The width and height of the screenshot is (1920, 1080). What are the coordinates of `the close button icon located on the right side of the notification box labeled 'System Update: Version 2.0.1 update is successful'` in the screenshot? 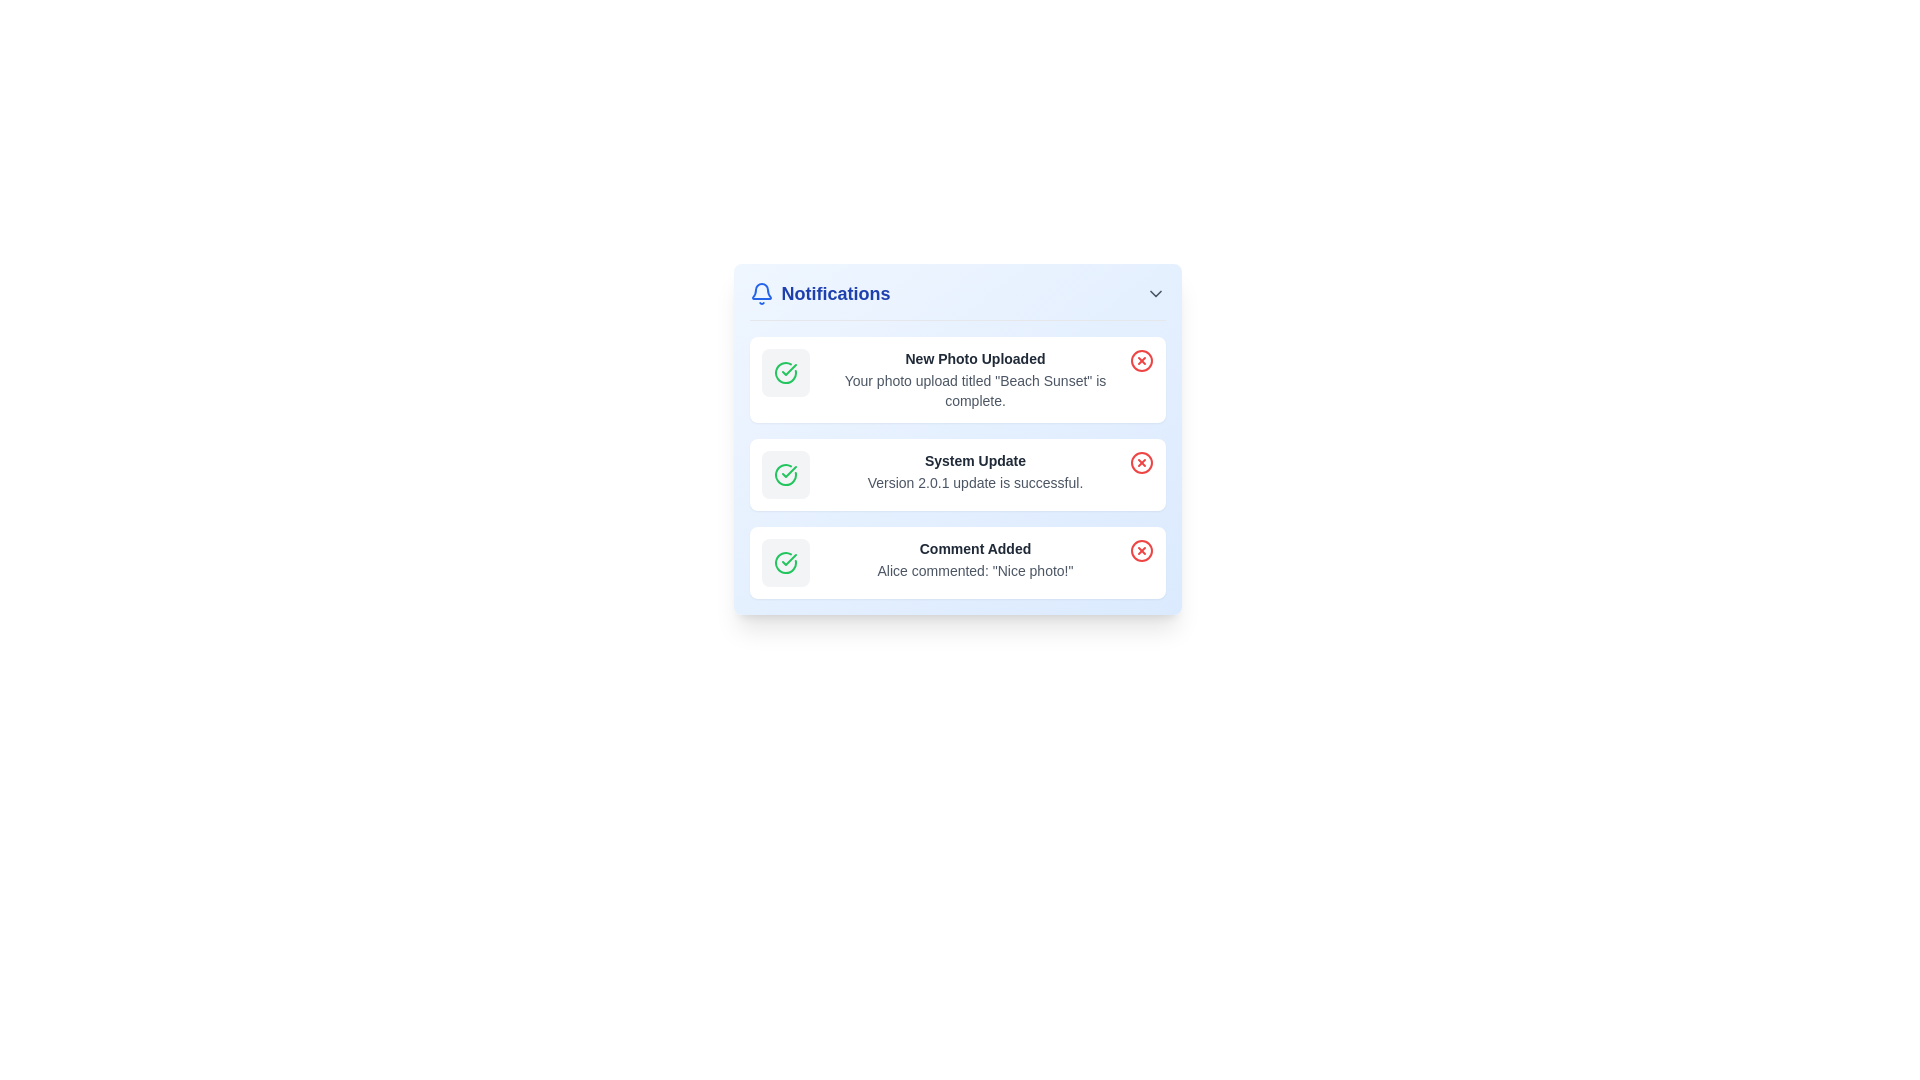 It's located at (1141, 462).